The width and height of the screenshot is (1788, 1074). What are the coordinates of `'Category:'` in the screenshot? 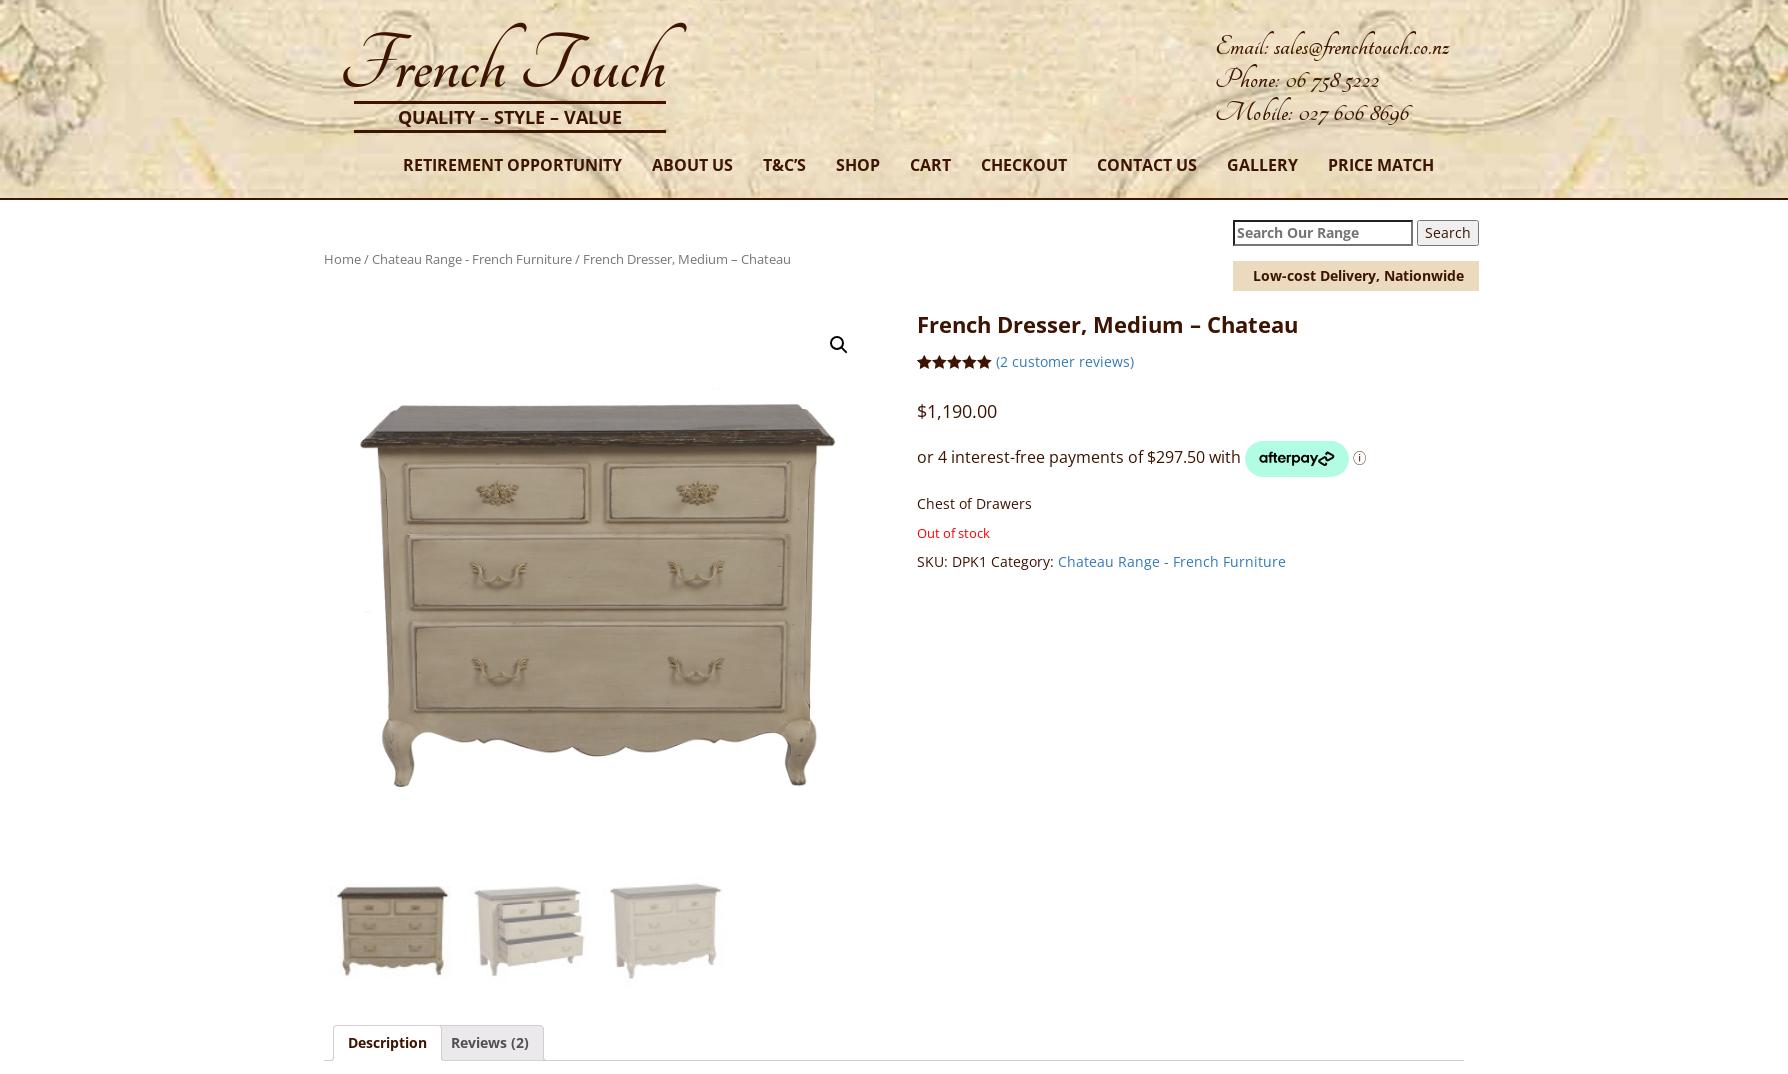 It's located at (1023, 560).